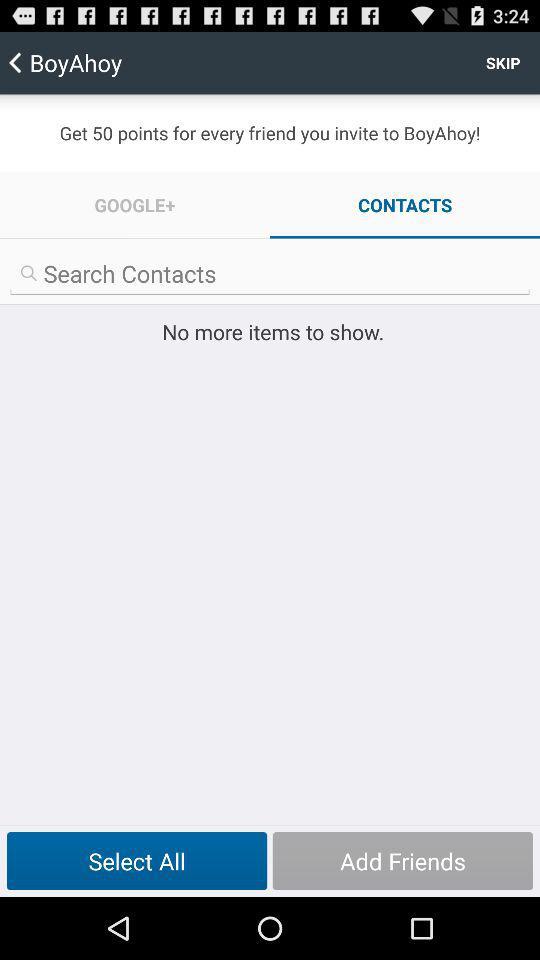 This screenshot has width=540, height=960. I want to click on search, so click(270, 273).